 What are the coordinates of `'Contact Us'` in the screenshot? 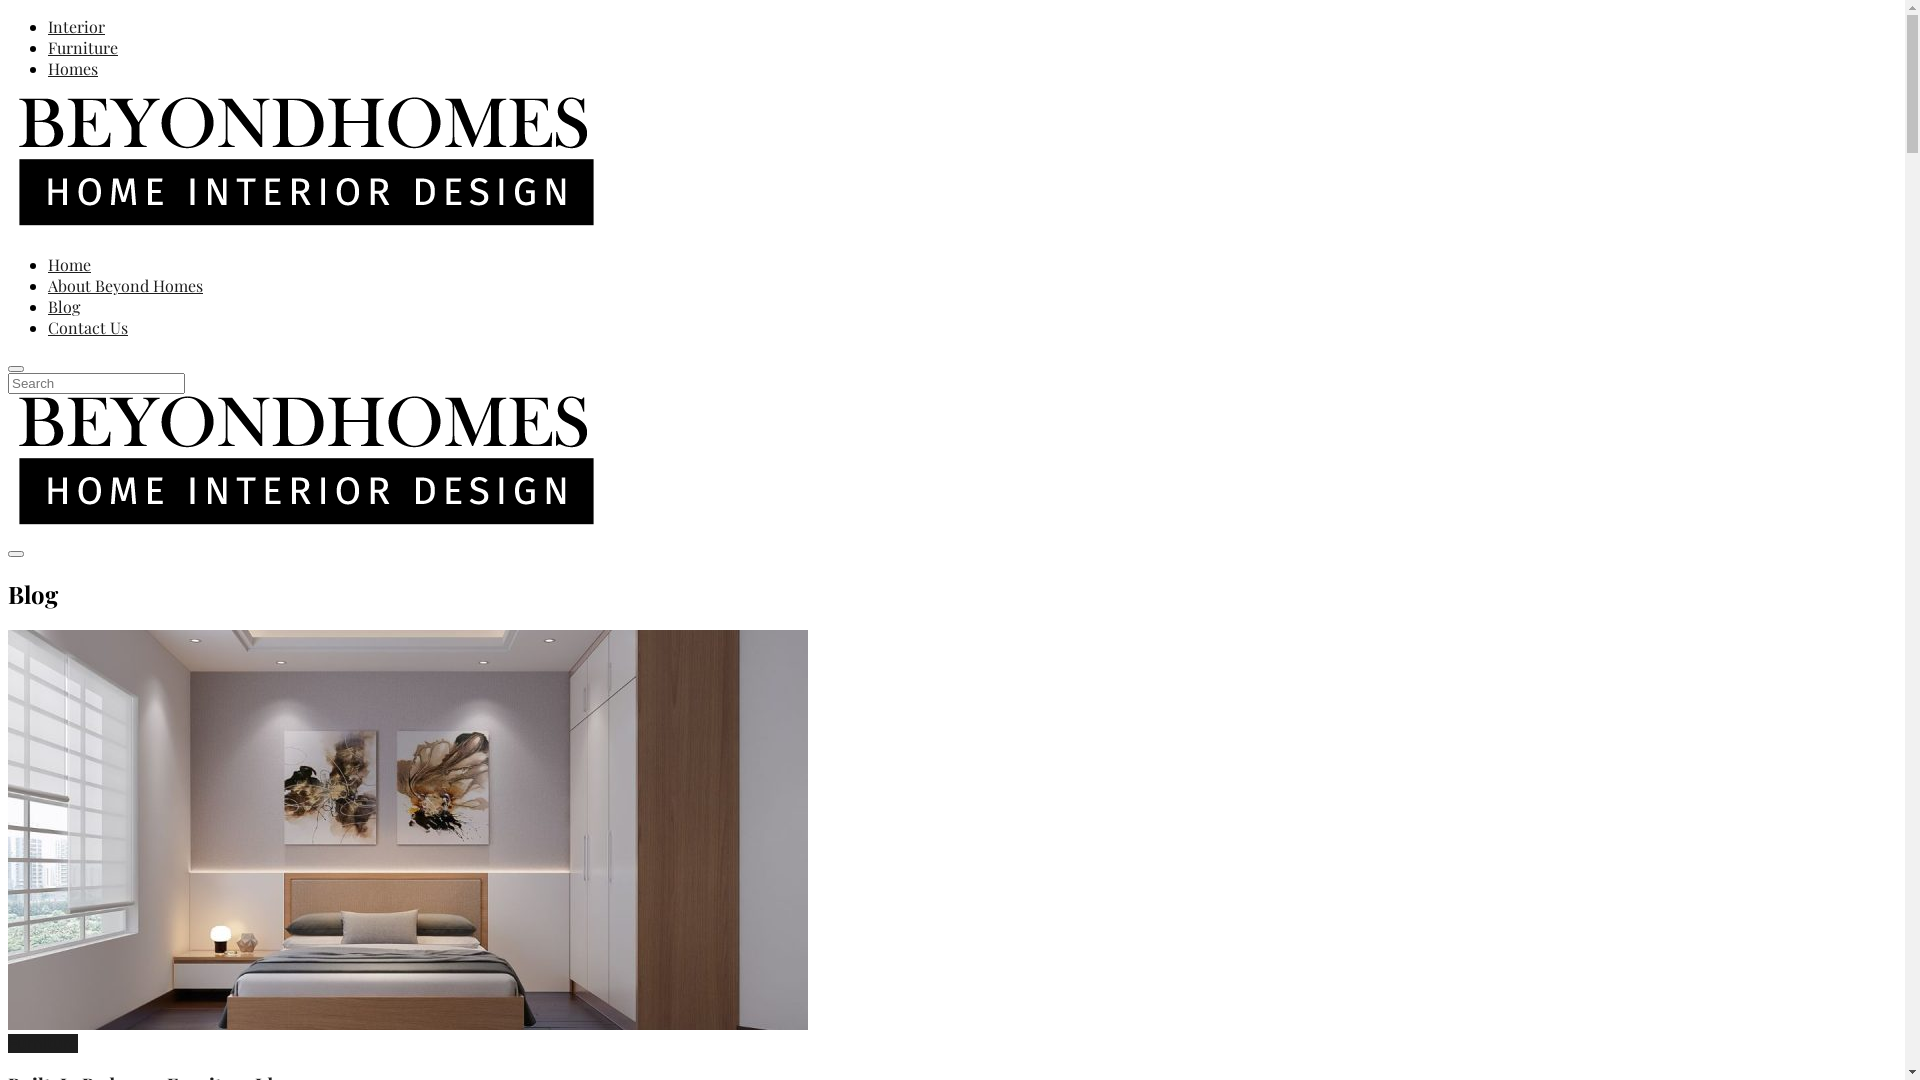 It's located at (86, 326).